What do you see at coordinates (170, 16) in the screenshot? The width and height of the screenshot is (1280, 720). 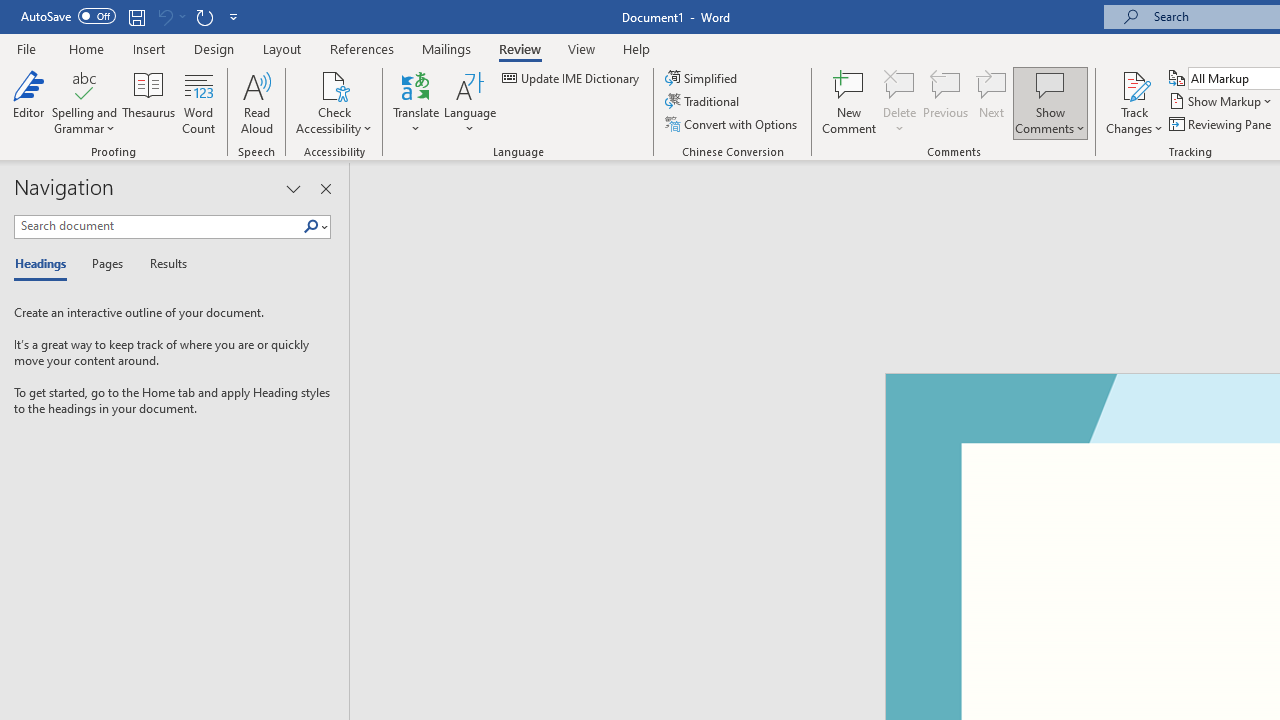 I see `'Can'` at bounding box center [170, 16].